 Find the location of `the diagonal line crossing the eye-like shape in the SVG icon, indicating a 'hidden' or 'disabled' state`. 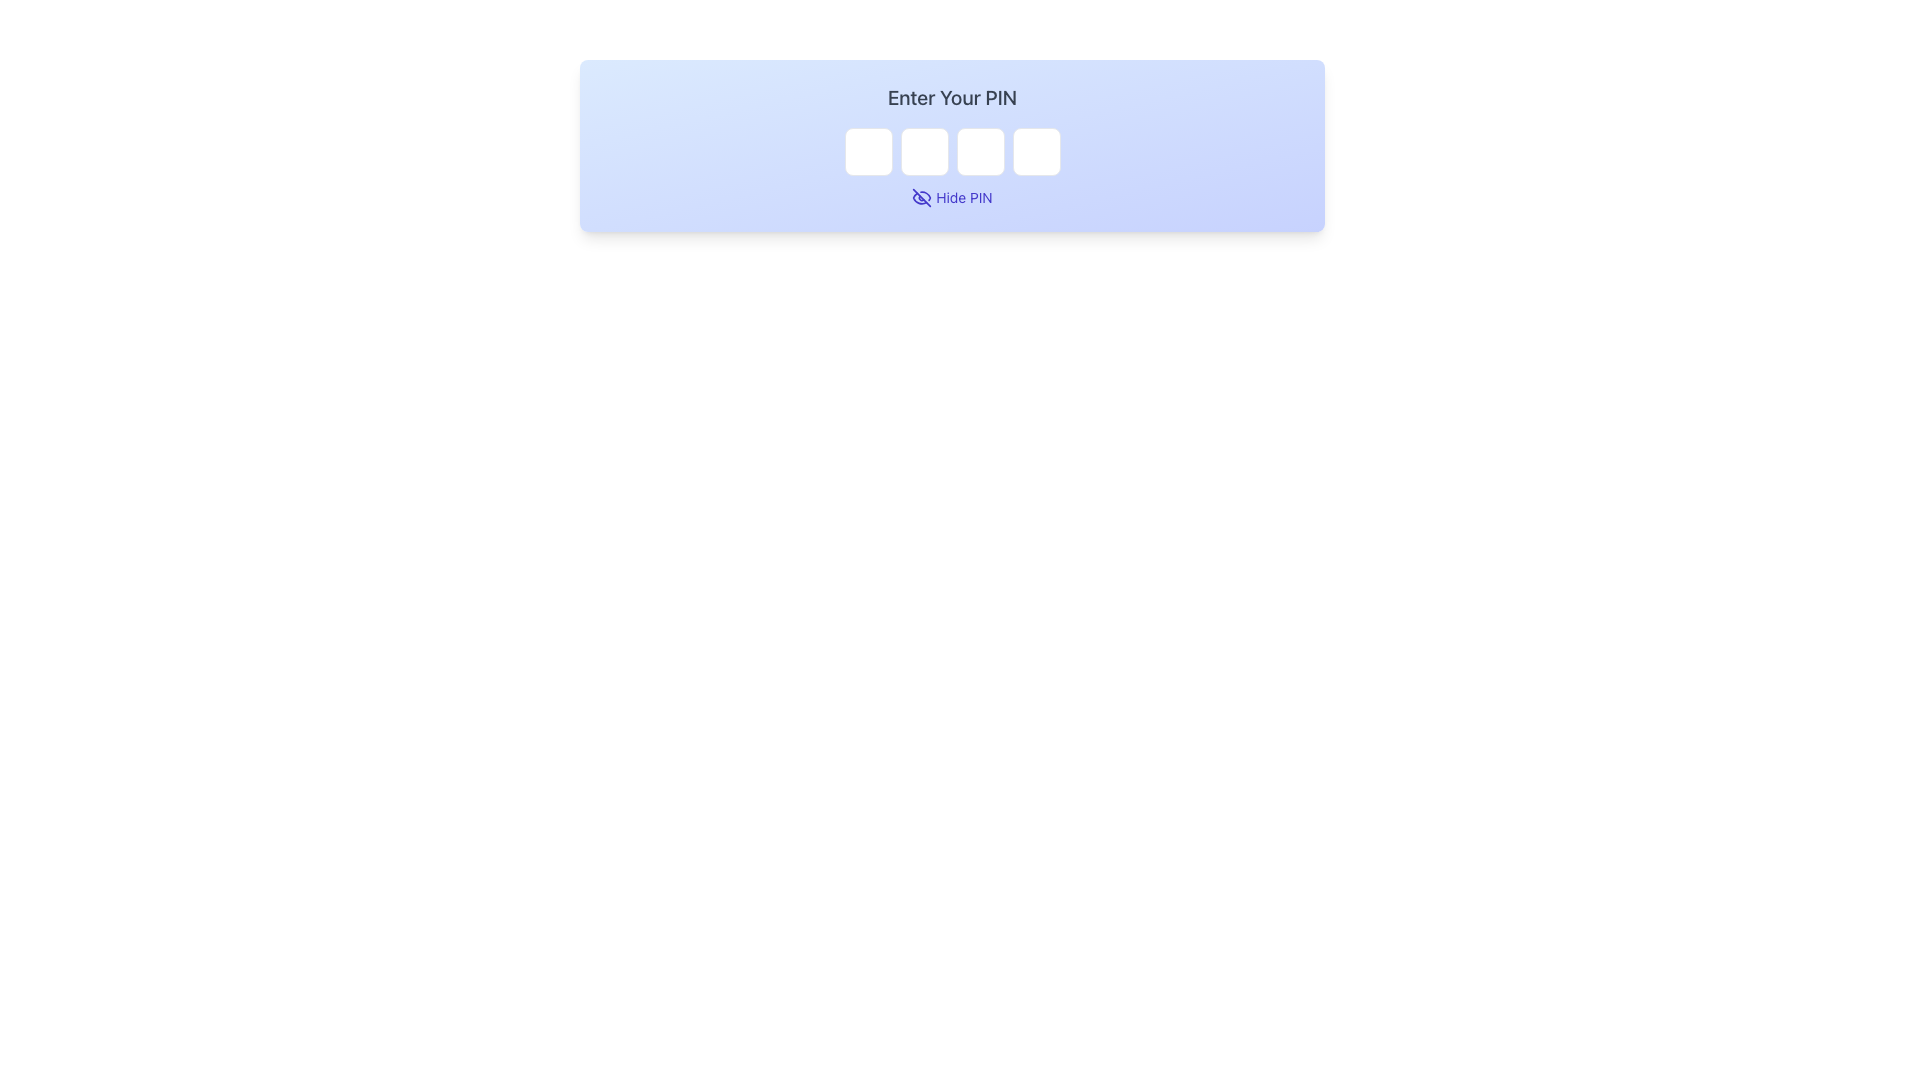

the diagonal line crossing the eye-like shape in the SVG icon, indicating a 'hidden' or 'disabled' state is located at coordinates (921, 197).